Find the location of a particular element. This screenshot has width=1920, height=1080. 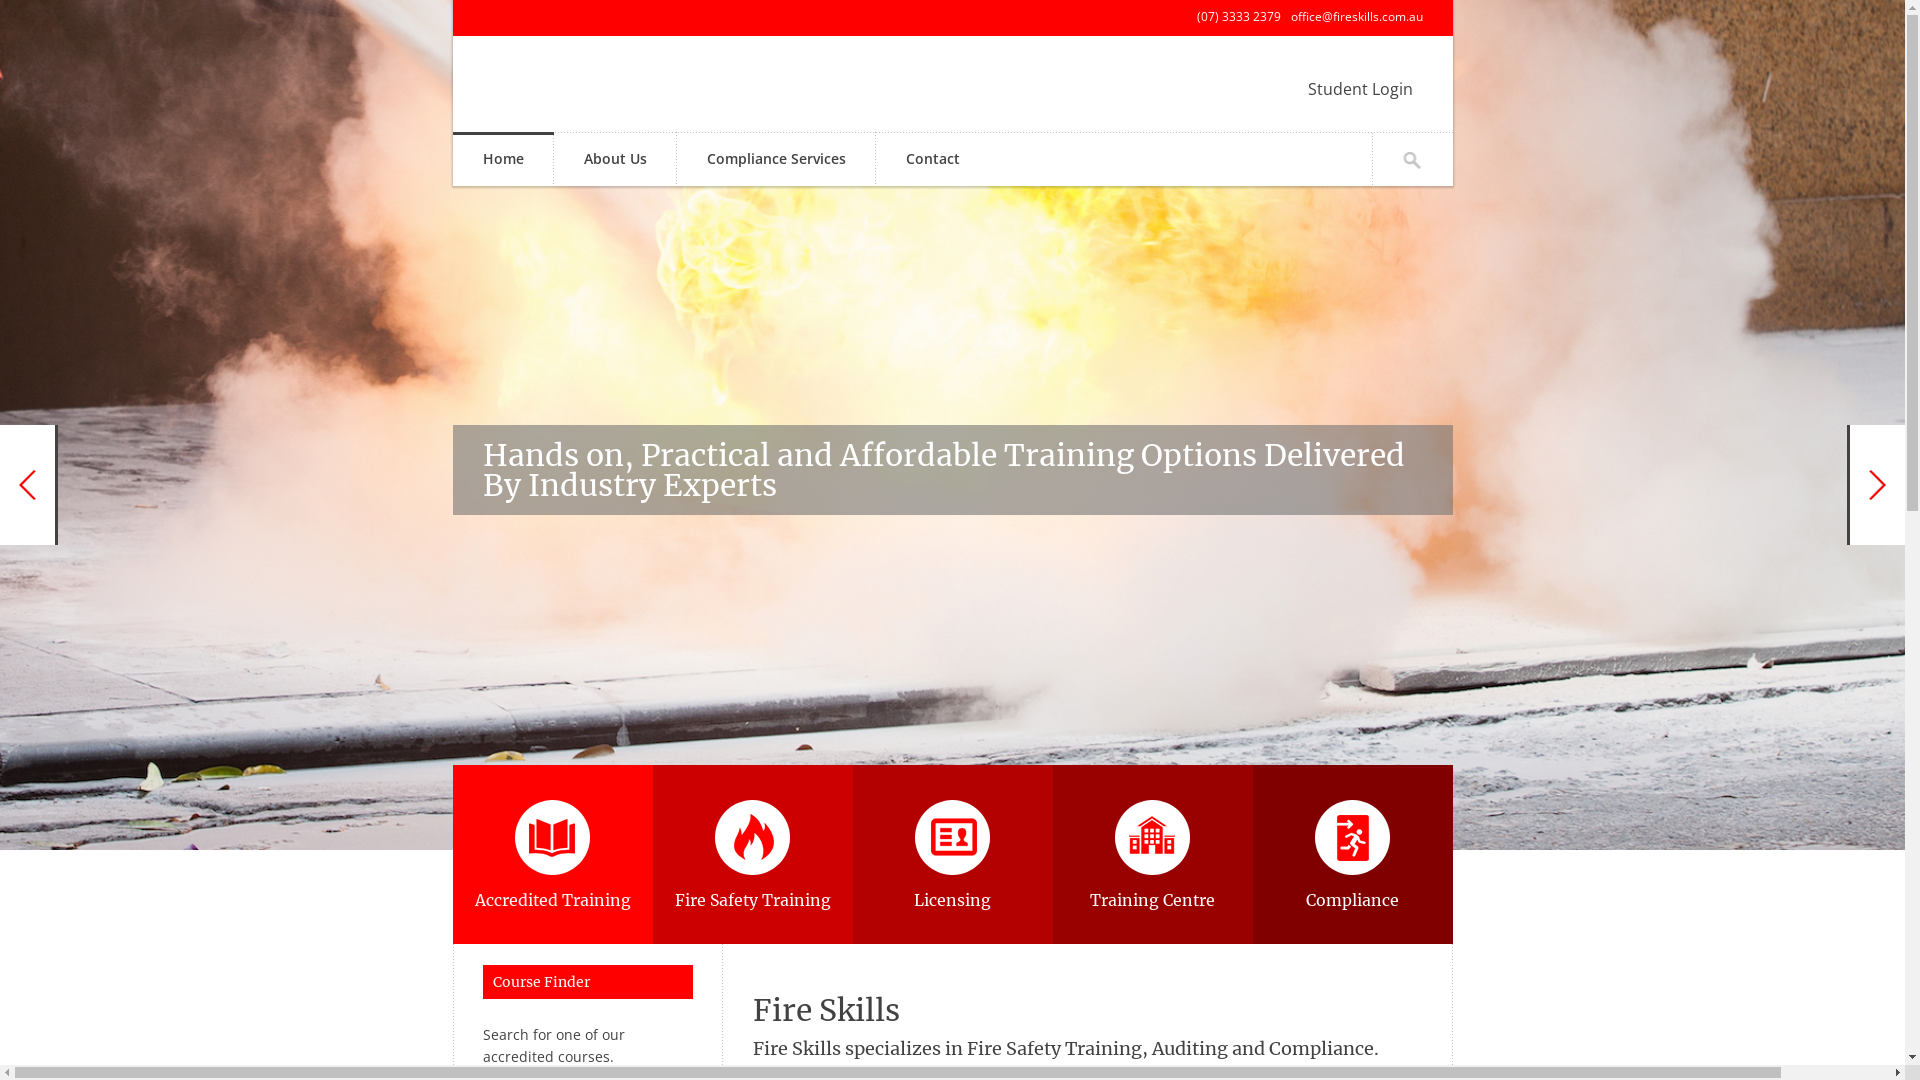

'office@fireskills.com.au' is located at coordinates (1290, 16).